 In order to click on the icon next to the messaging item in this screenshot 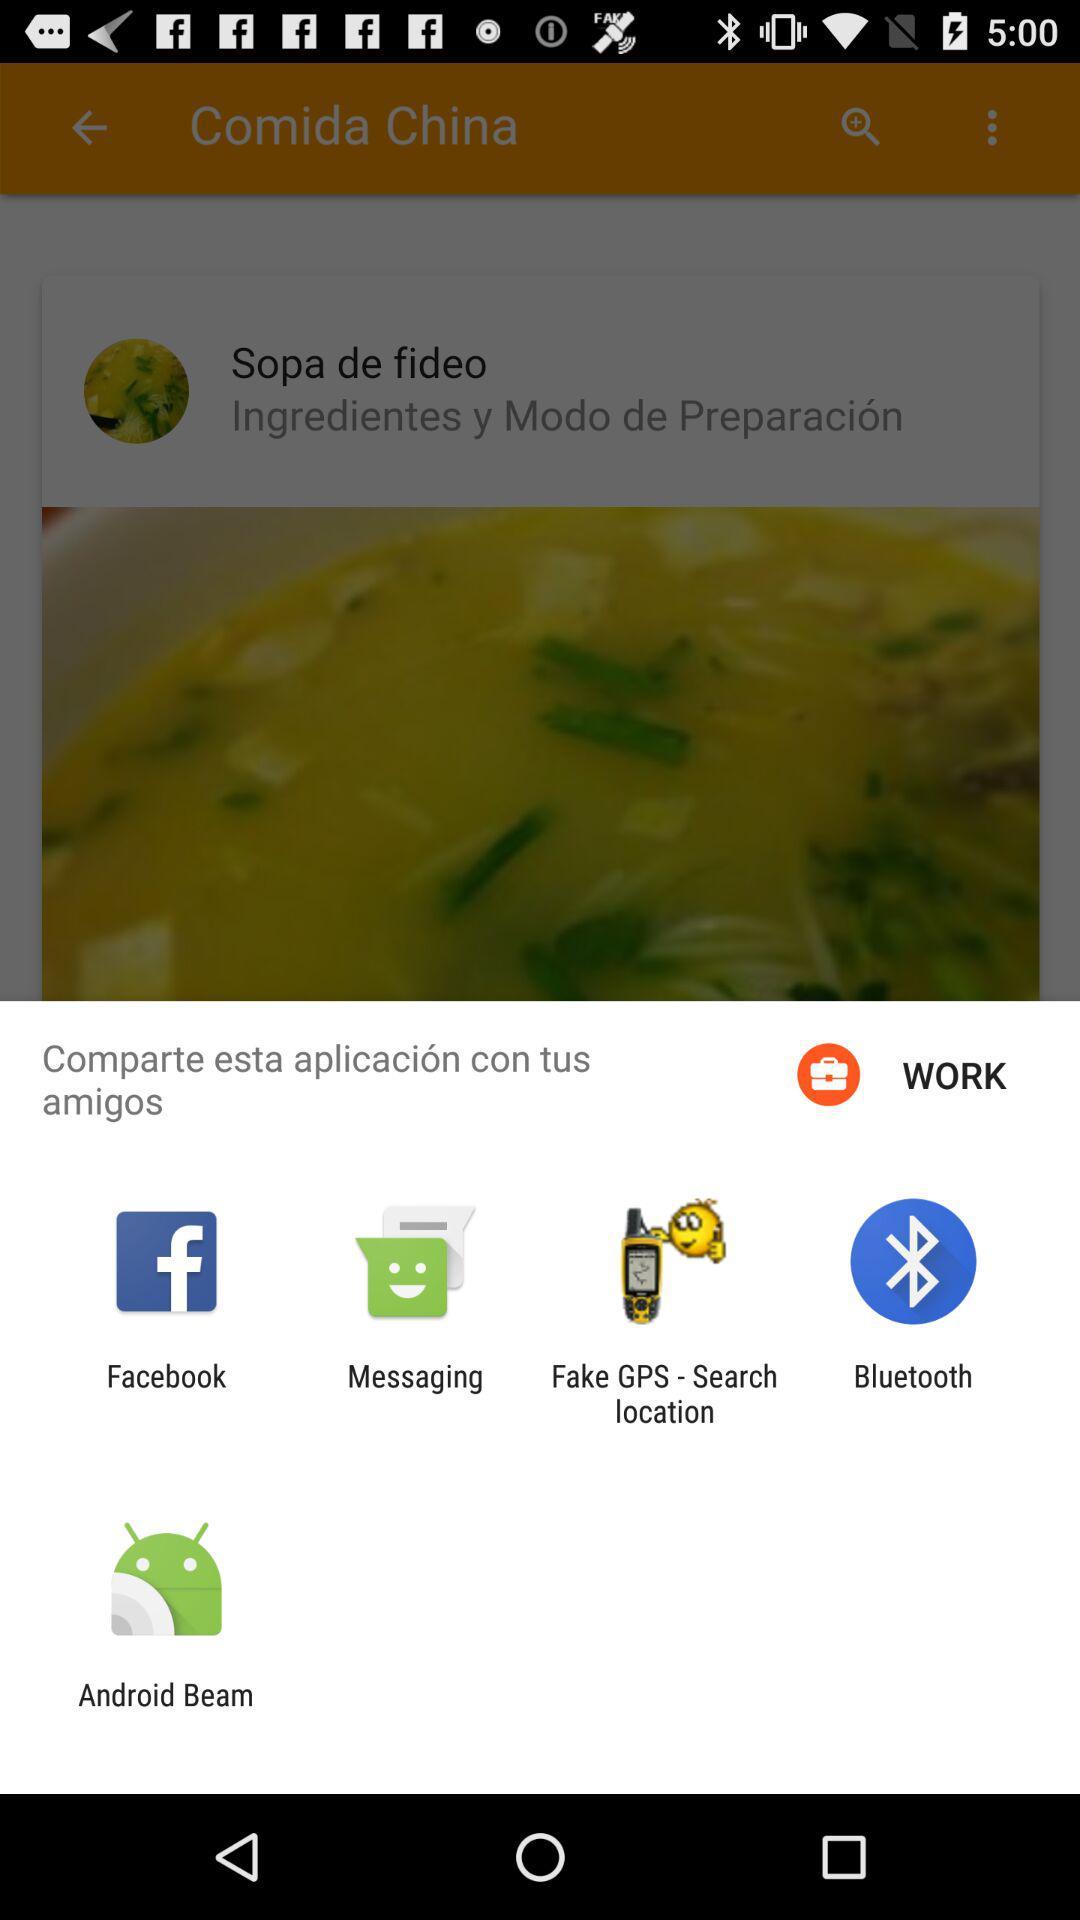, I will do `click(165, 1392)`.